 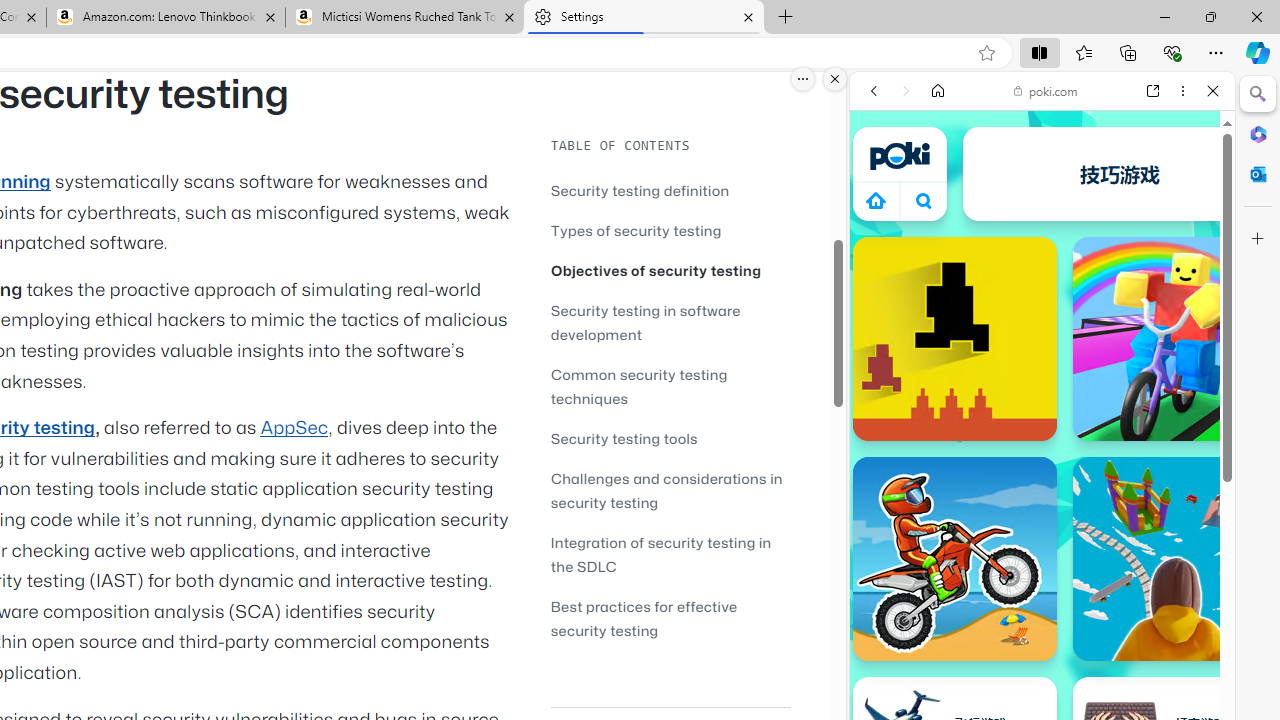 I want to click on 'Security testing tools', so click(x=623, y=437).